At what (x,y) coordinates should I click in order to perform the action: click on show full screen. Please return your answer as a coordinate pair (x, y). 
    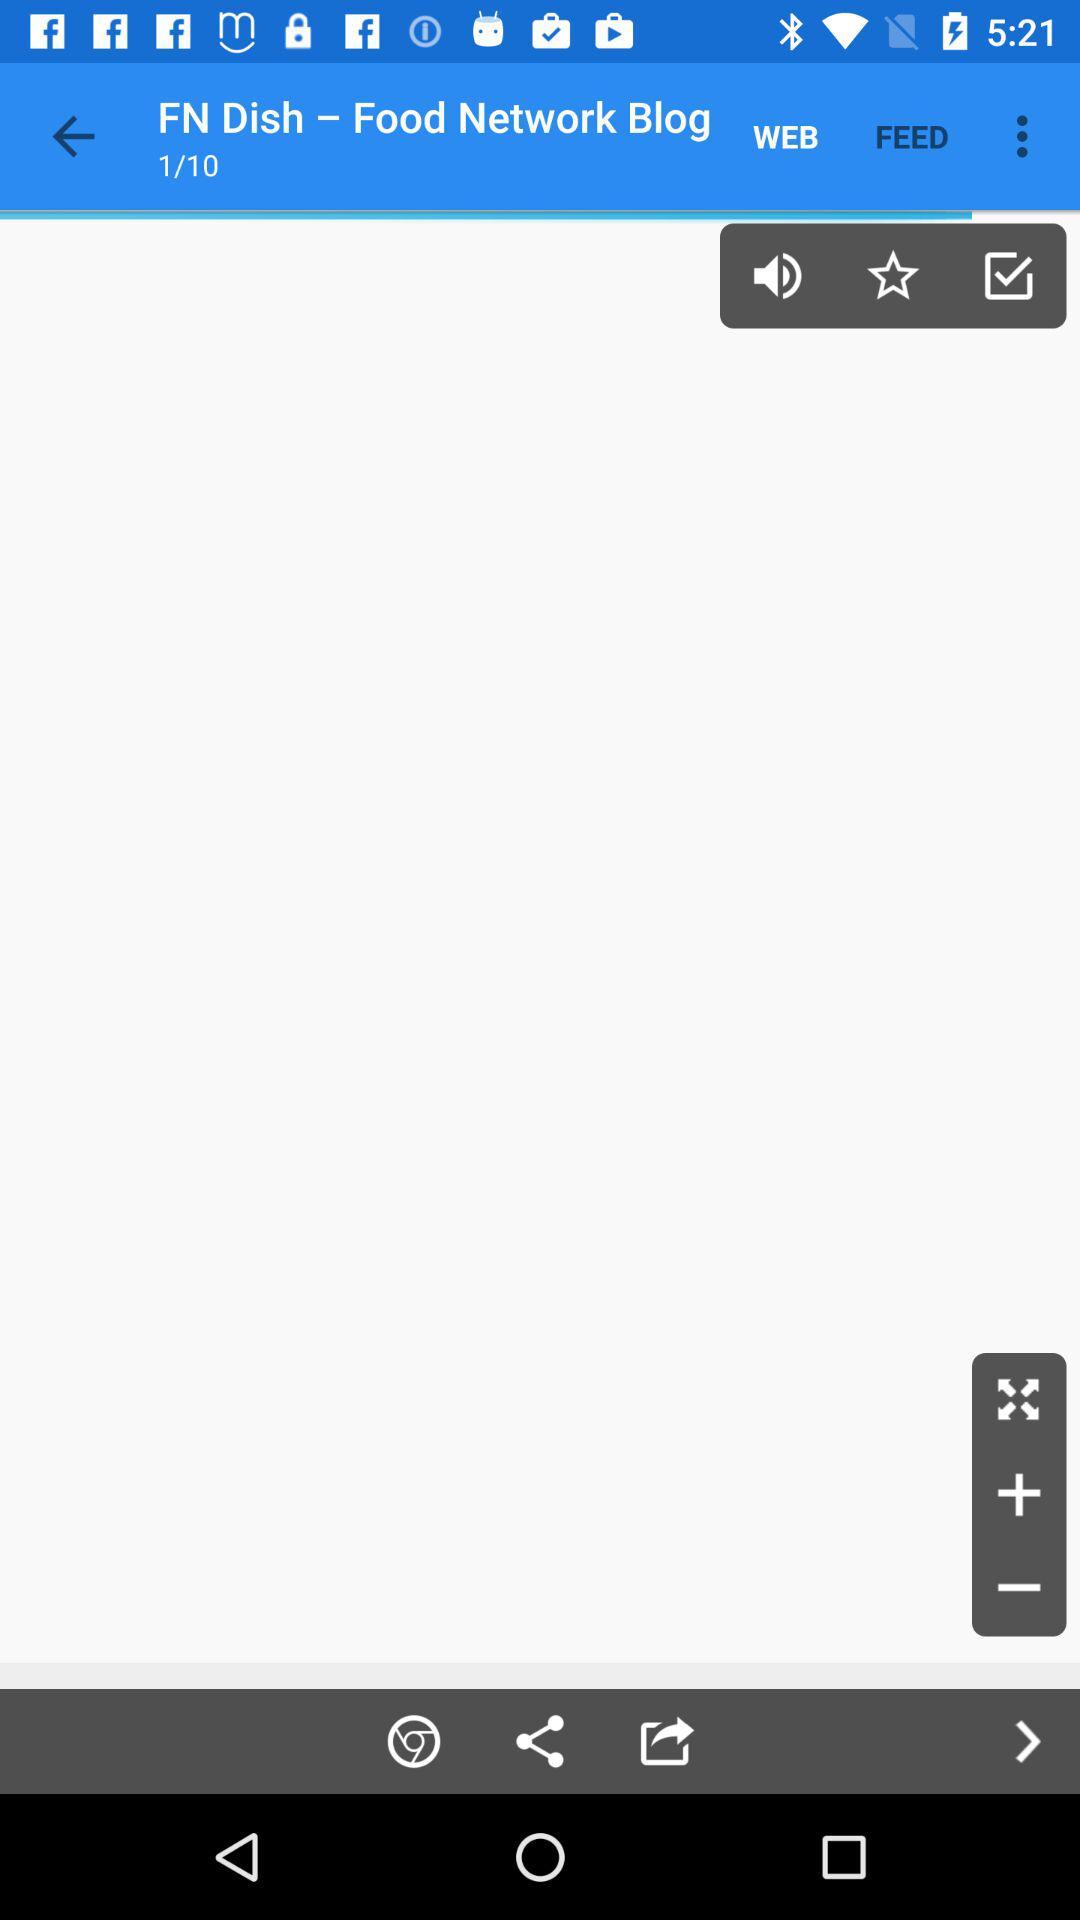
    Looking at the image, I should click on (1019, 1399).